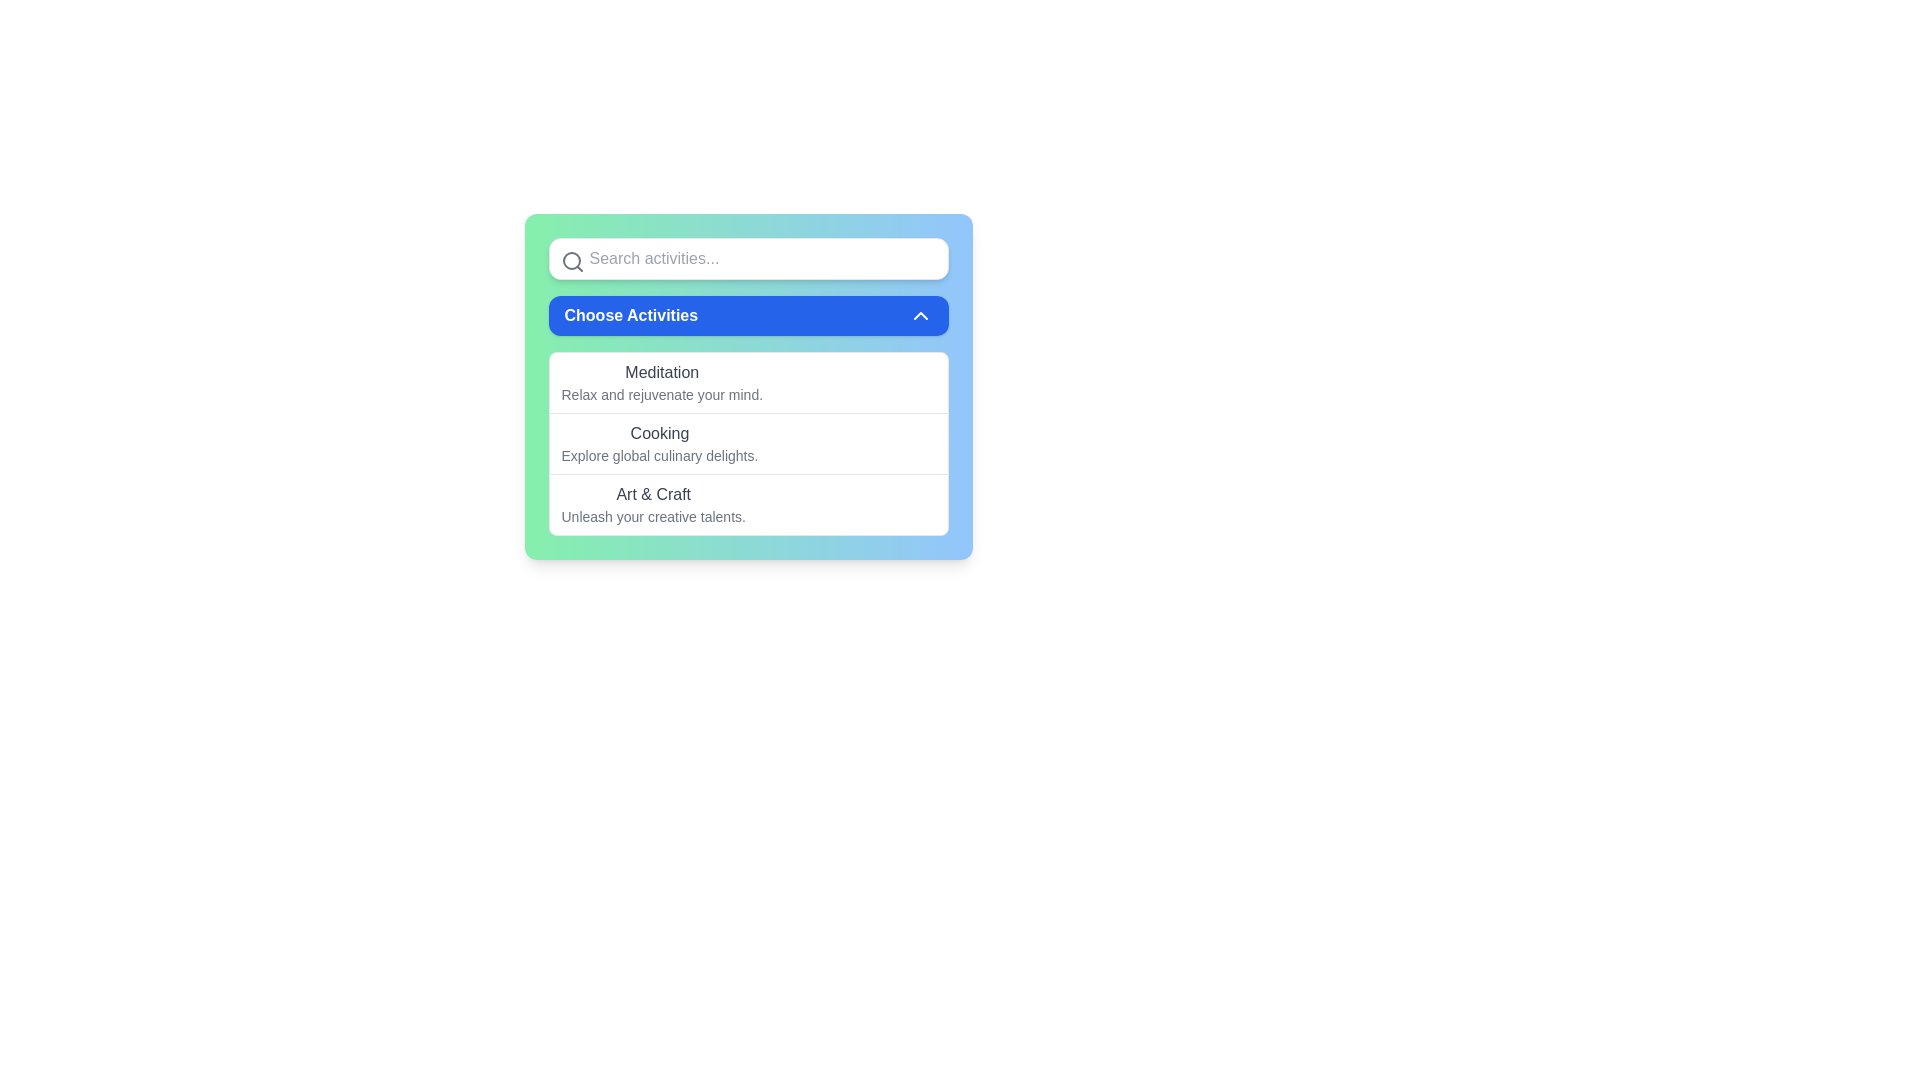 The image size is (1920, 1080). Describe the element at coordinates (747, 386) in the screenshot. I see `the activity within the card titled 'Choose Activities'` at that location.